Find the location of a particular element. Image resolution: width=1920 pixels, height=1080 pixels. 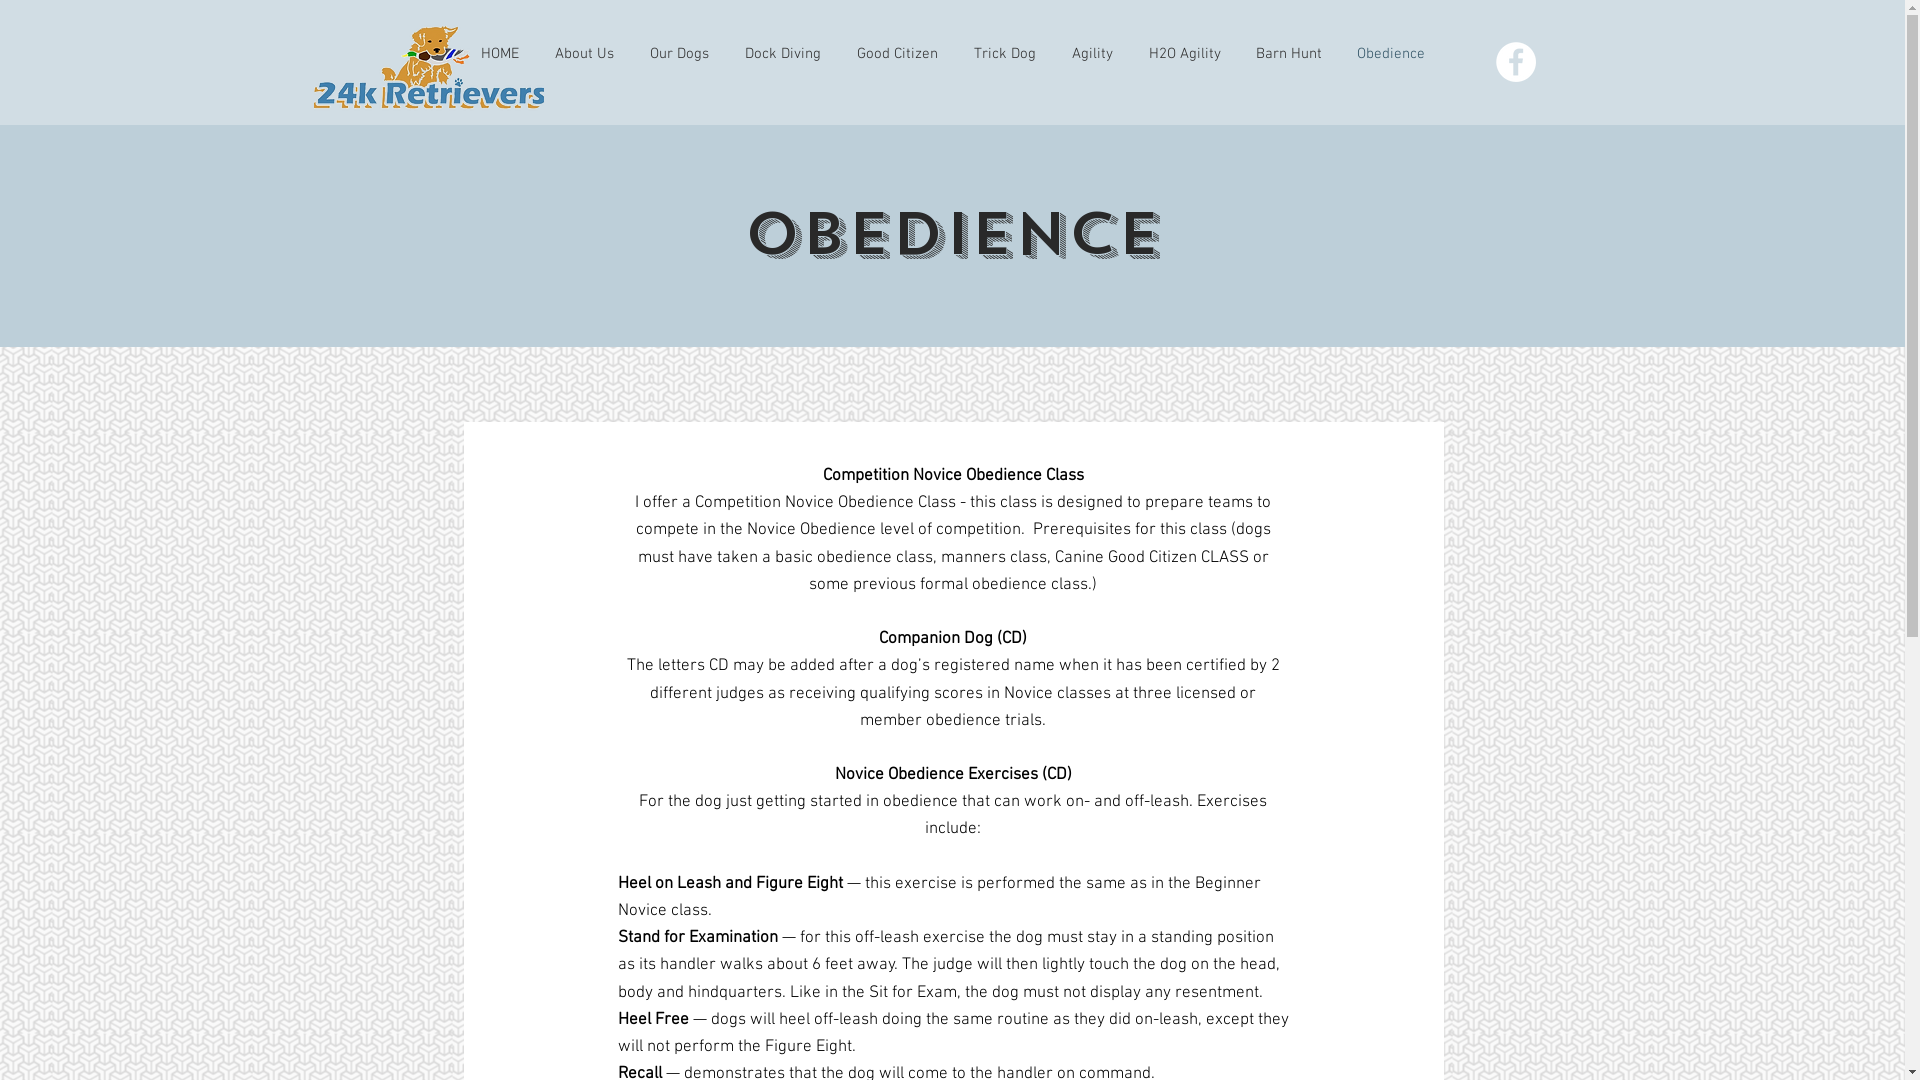

'Our Dogs' is located at coordinates (679, 53).